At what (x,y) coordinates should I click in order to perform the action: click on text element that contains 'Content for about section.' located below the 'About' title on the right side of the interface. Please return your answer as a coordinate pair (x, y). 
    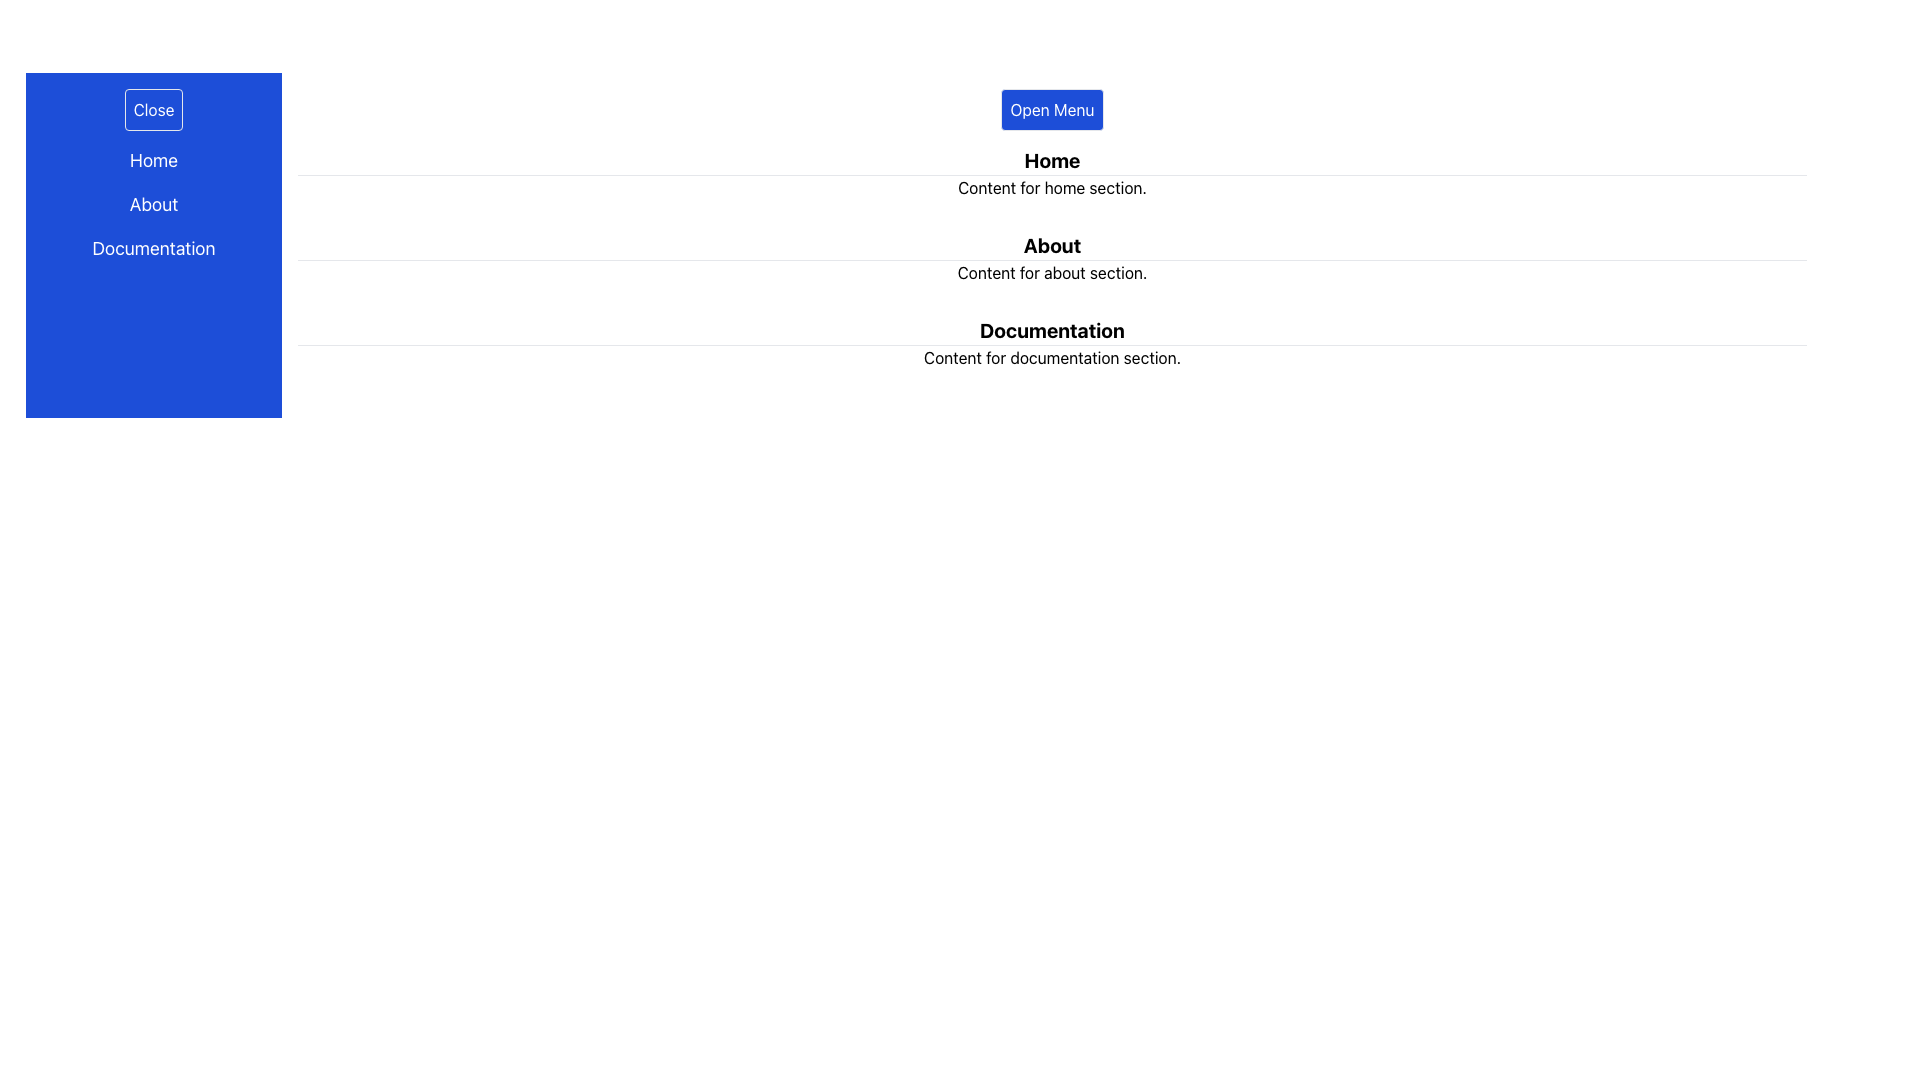
    Looking at the image, I should click on (1051, 273).